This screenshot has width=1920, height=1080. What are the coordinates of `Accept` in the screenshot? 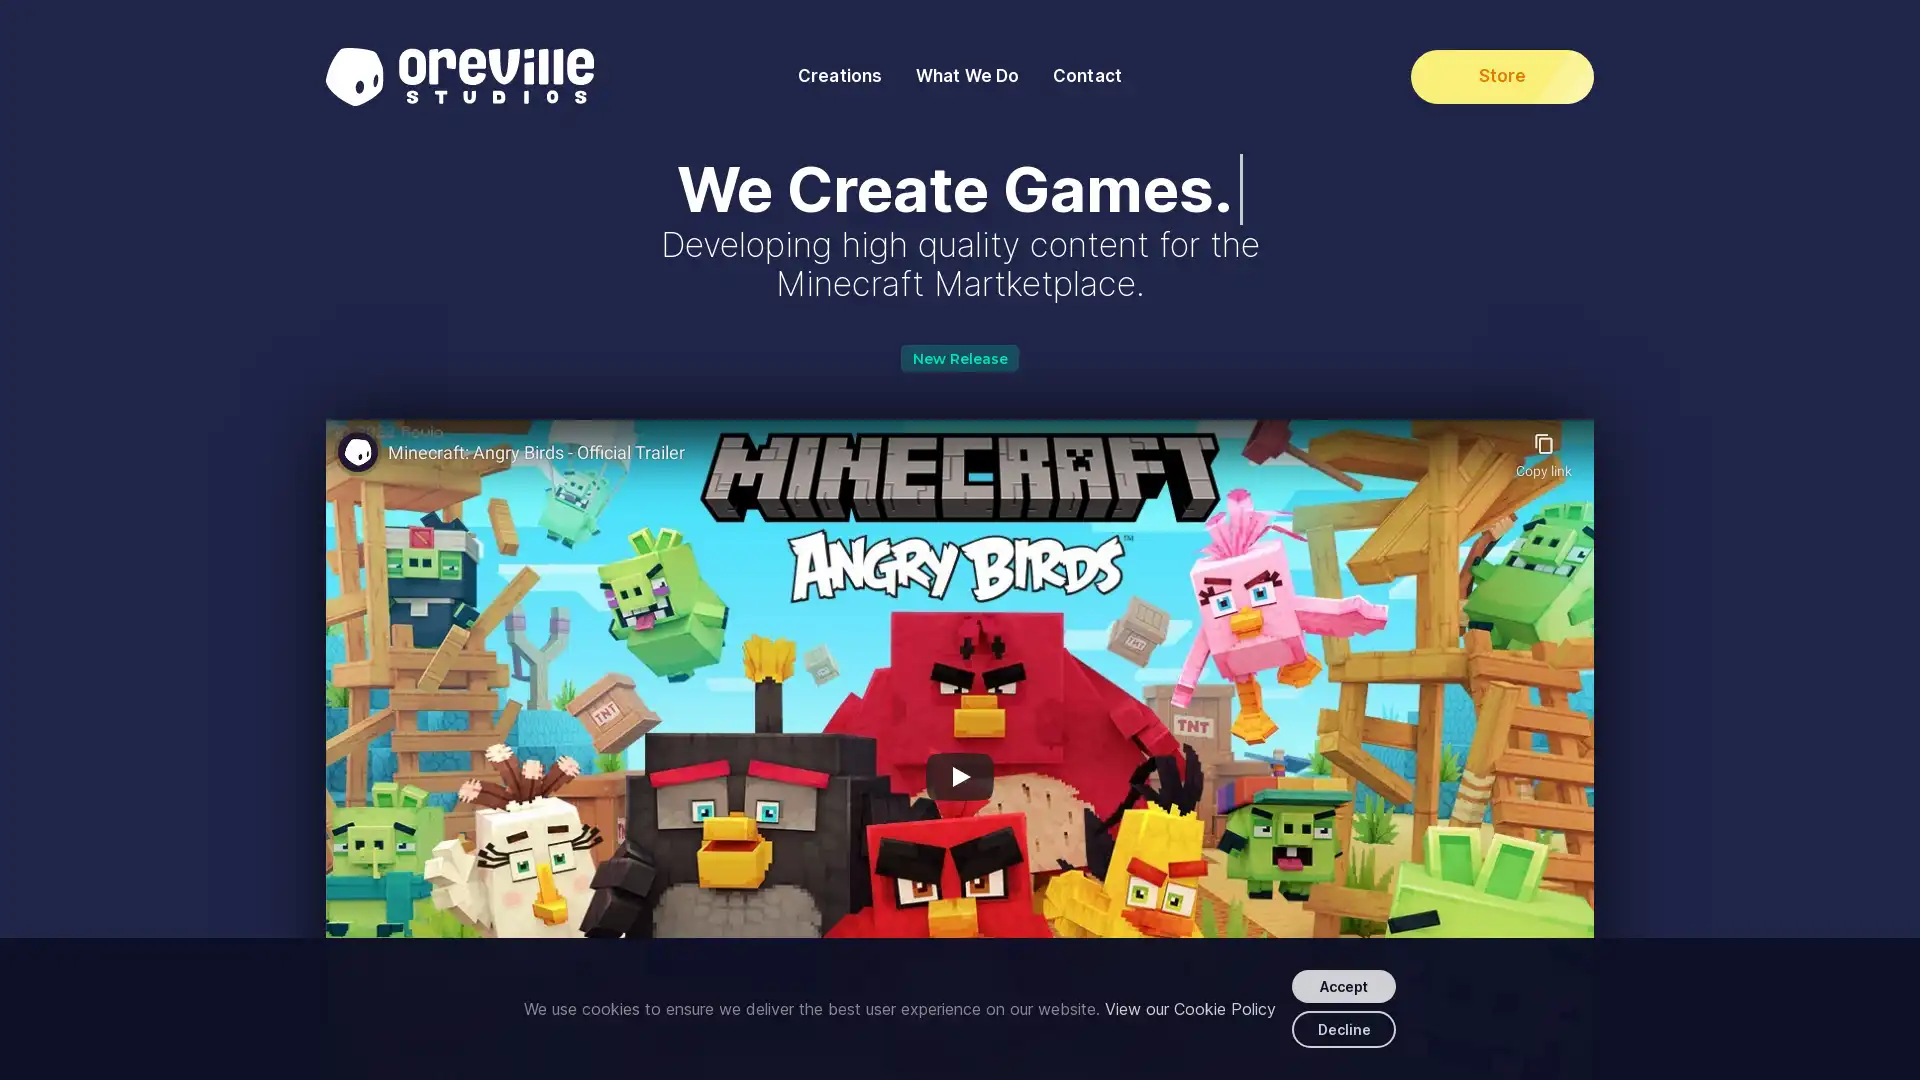 It's located at (1343, 985).